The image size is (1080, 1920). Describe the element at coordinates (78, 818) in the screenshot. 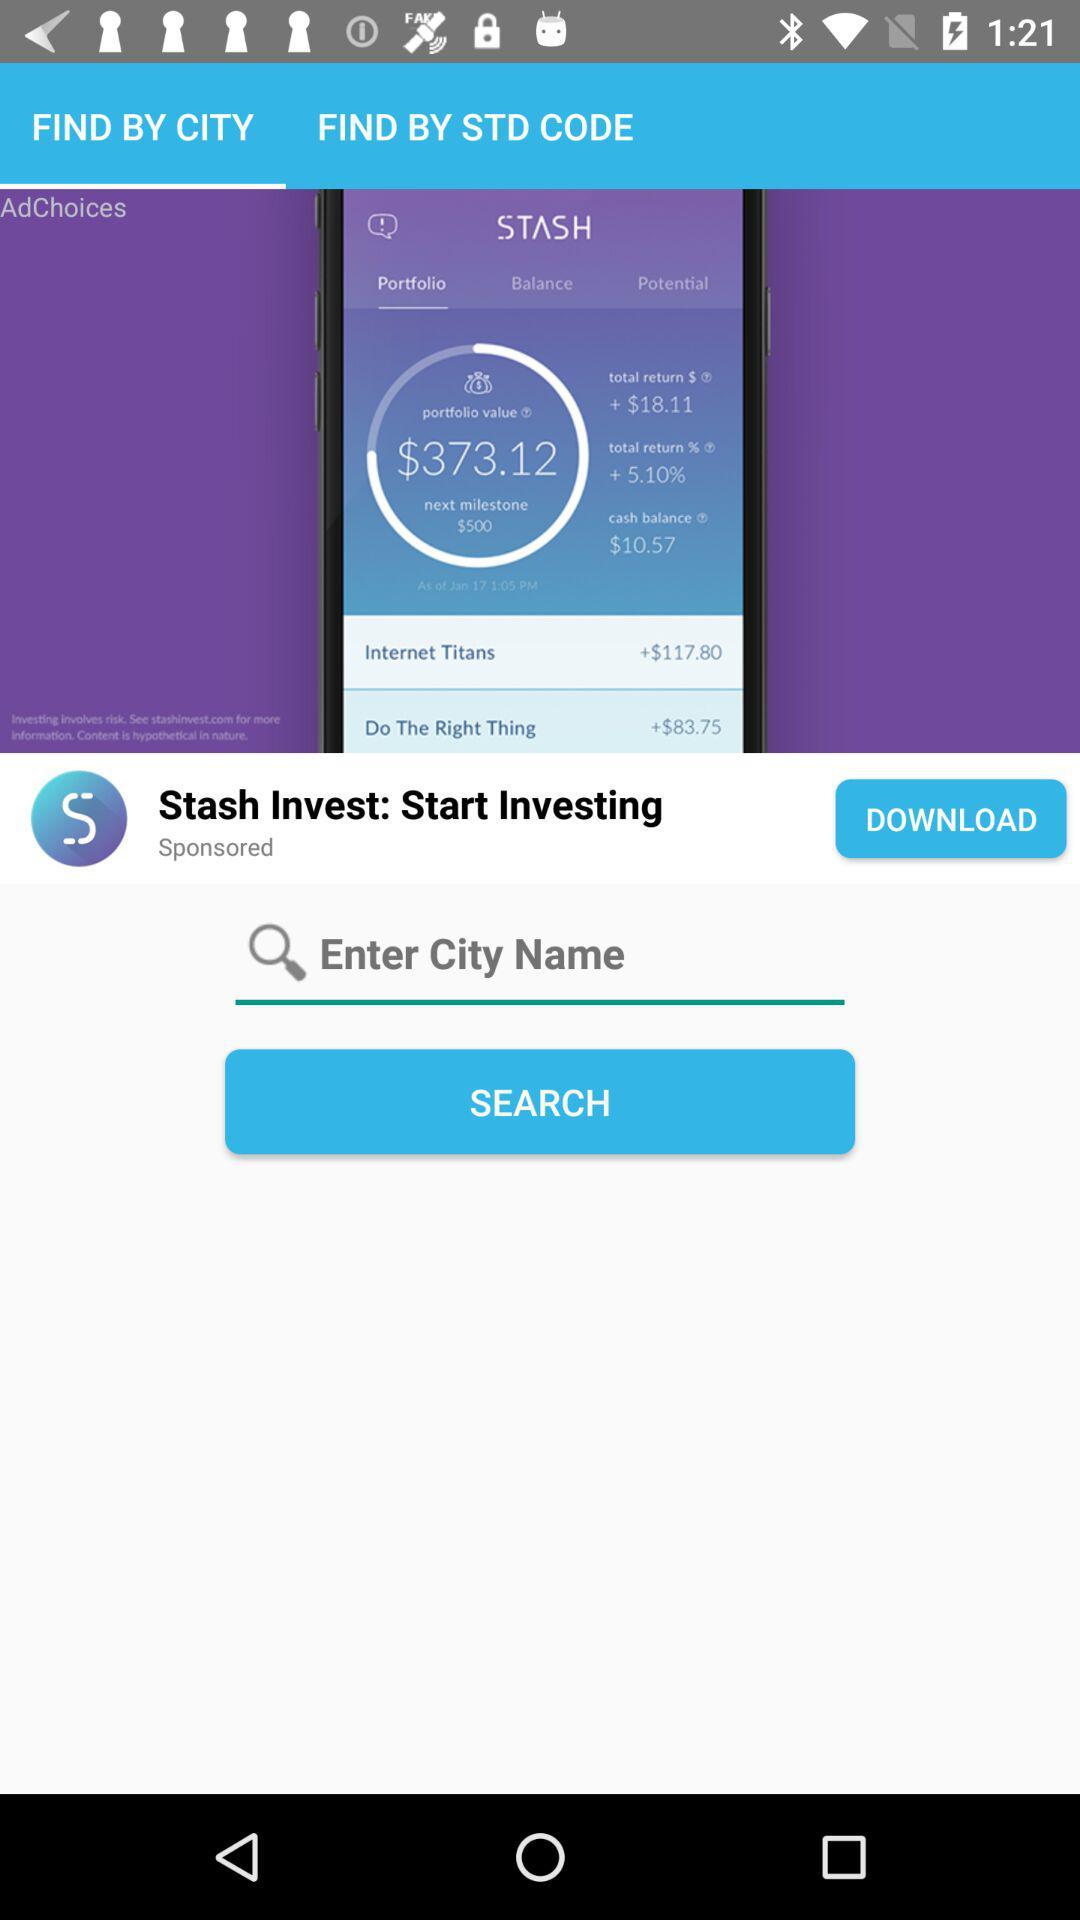

I see `app icon` at that location.